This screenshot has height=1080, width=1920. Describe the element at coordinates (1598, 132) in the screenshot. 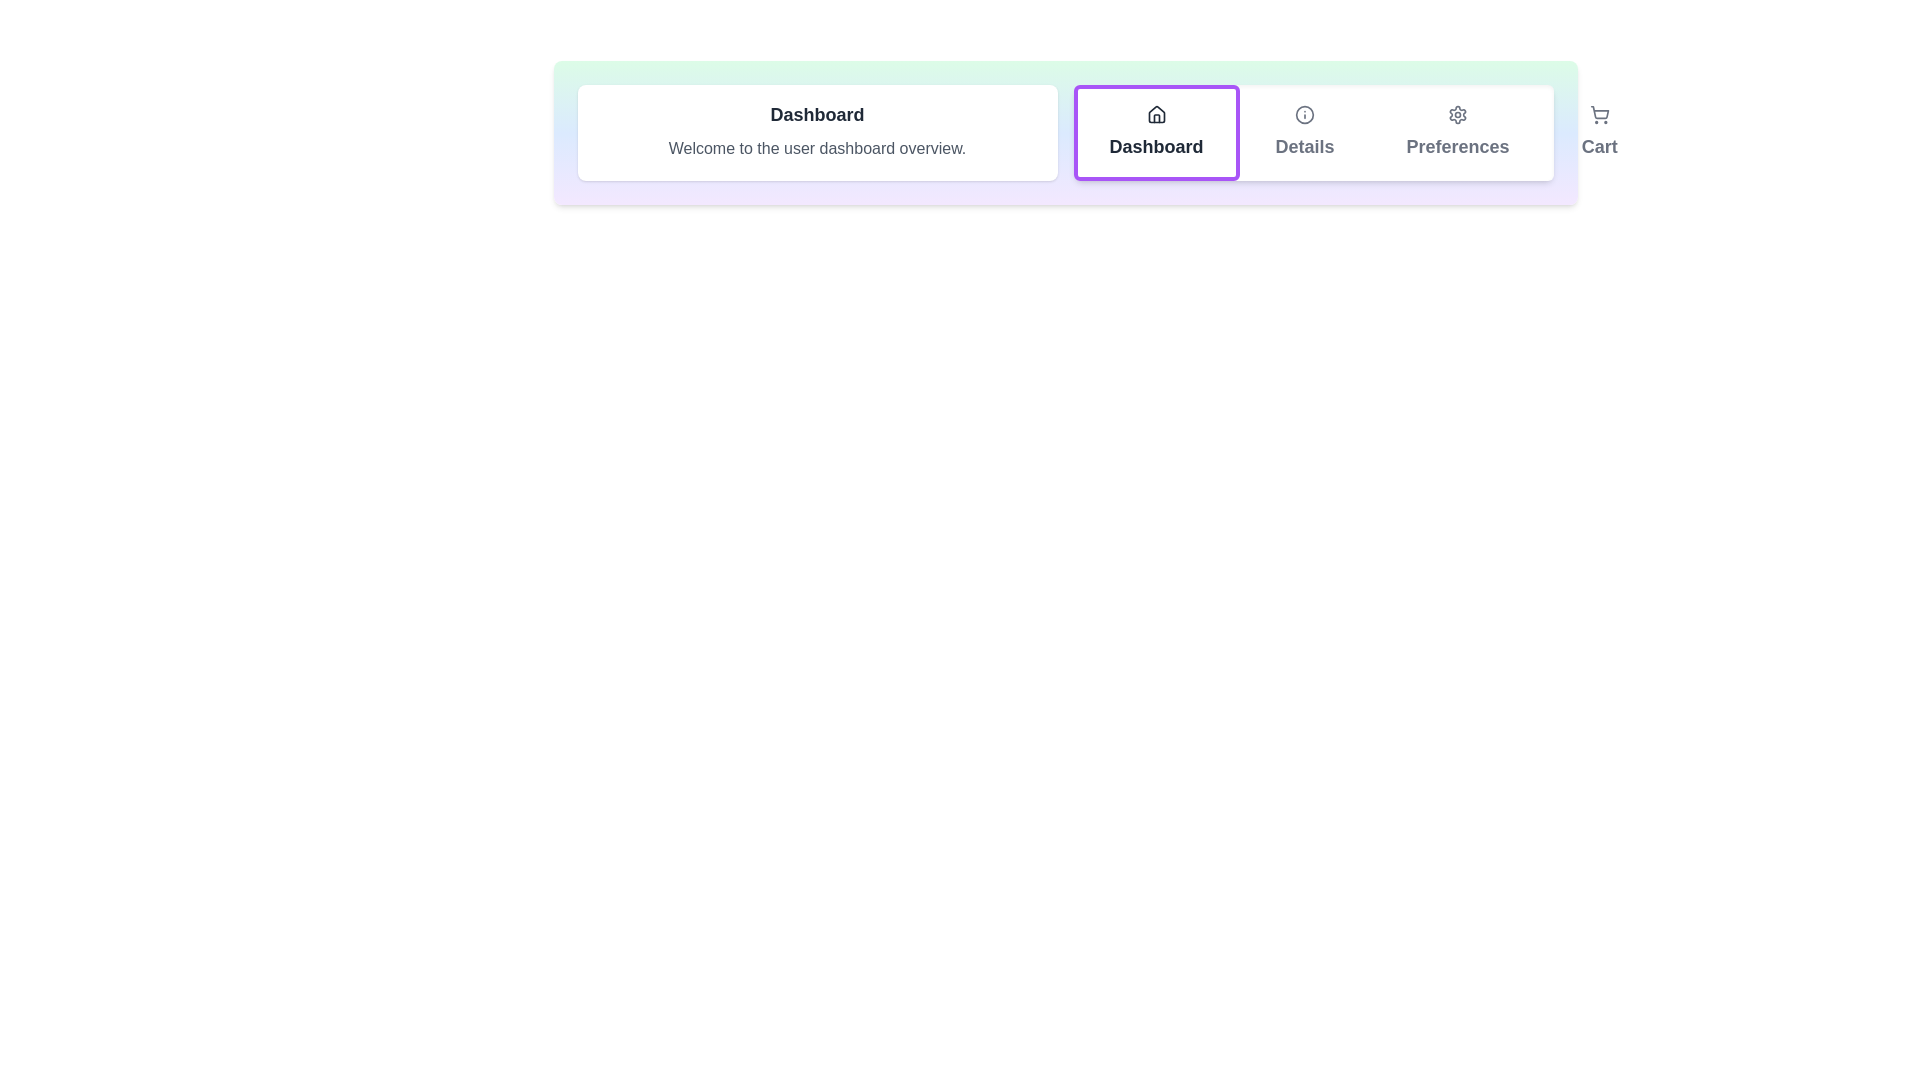

I see `the tab corresponding to Cart` at that location.